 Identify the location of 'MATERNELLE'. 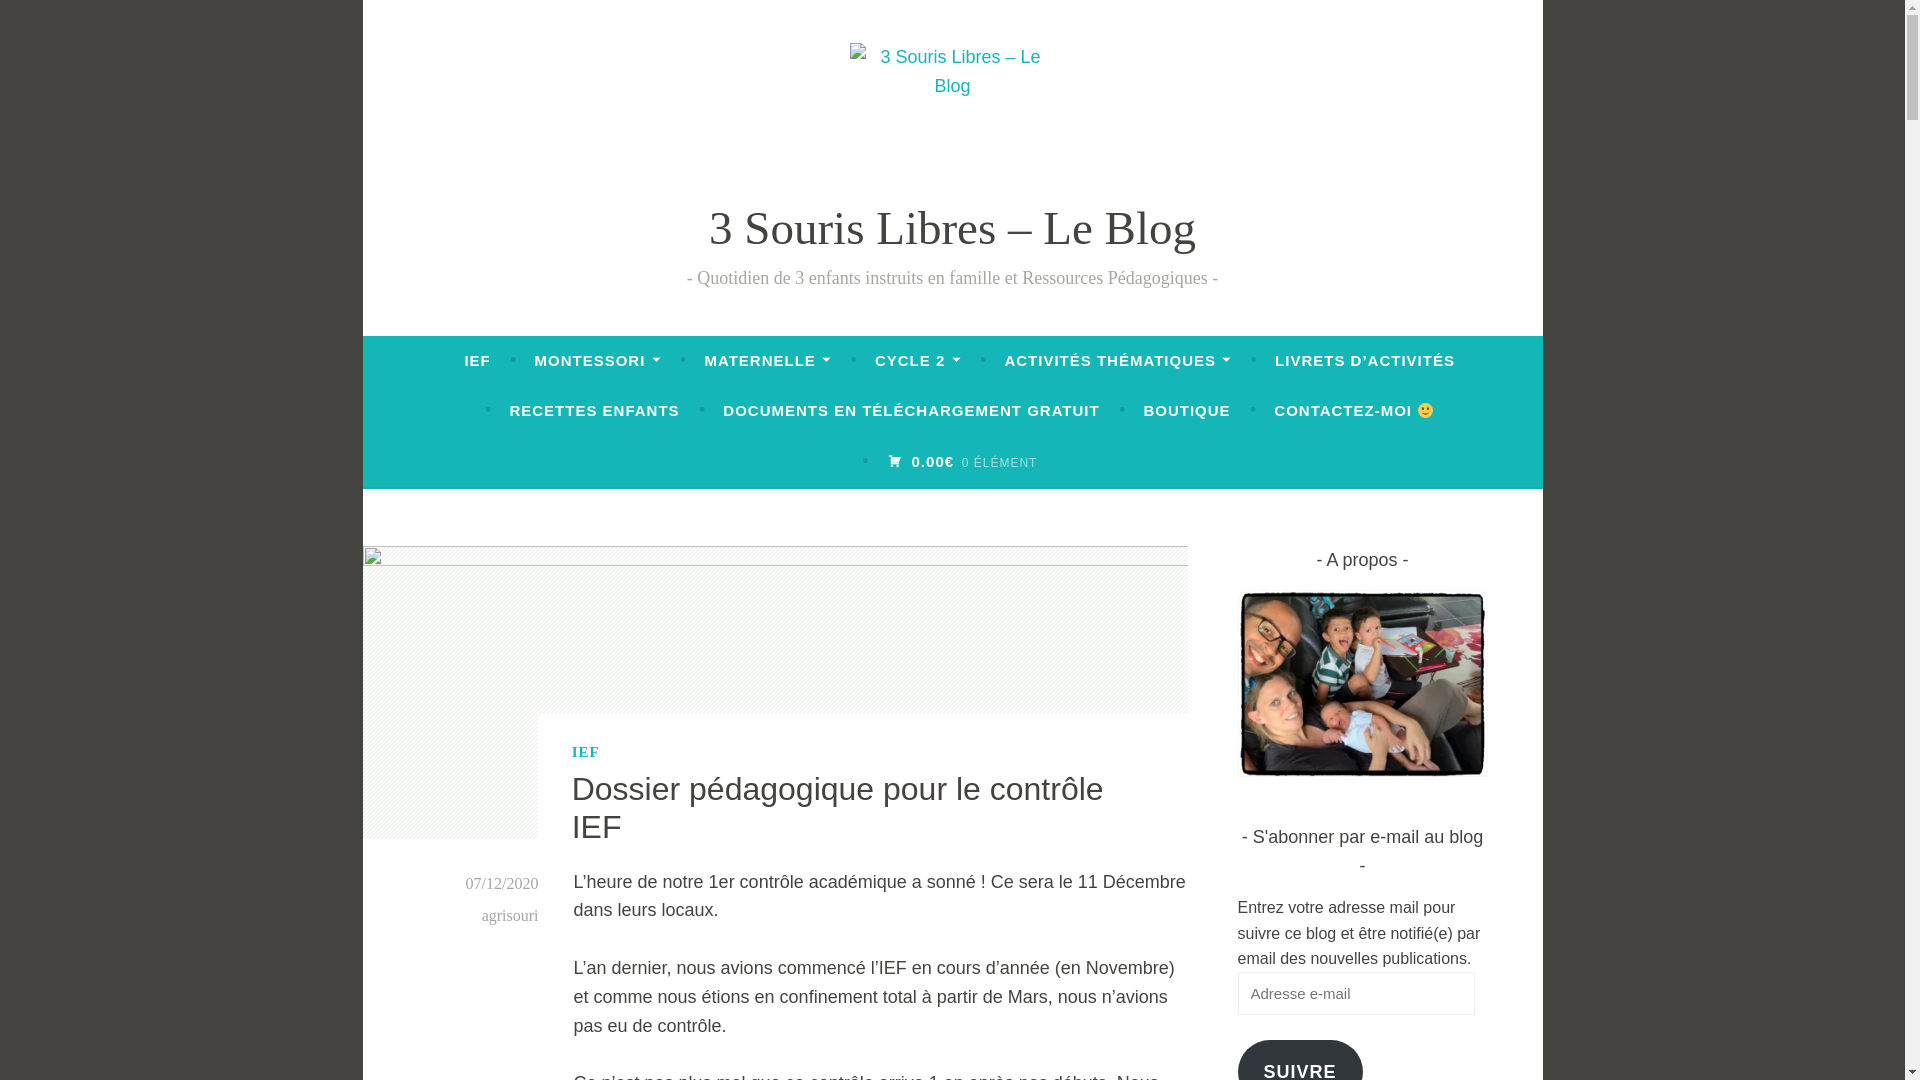
(766, 361).